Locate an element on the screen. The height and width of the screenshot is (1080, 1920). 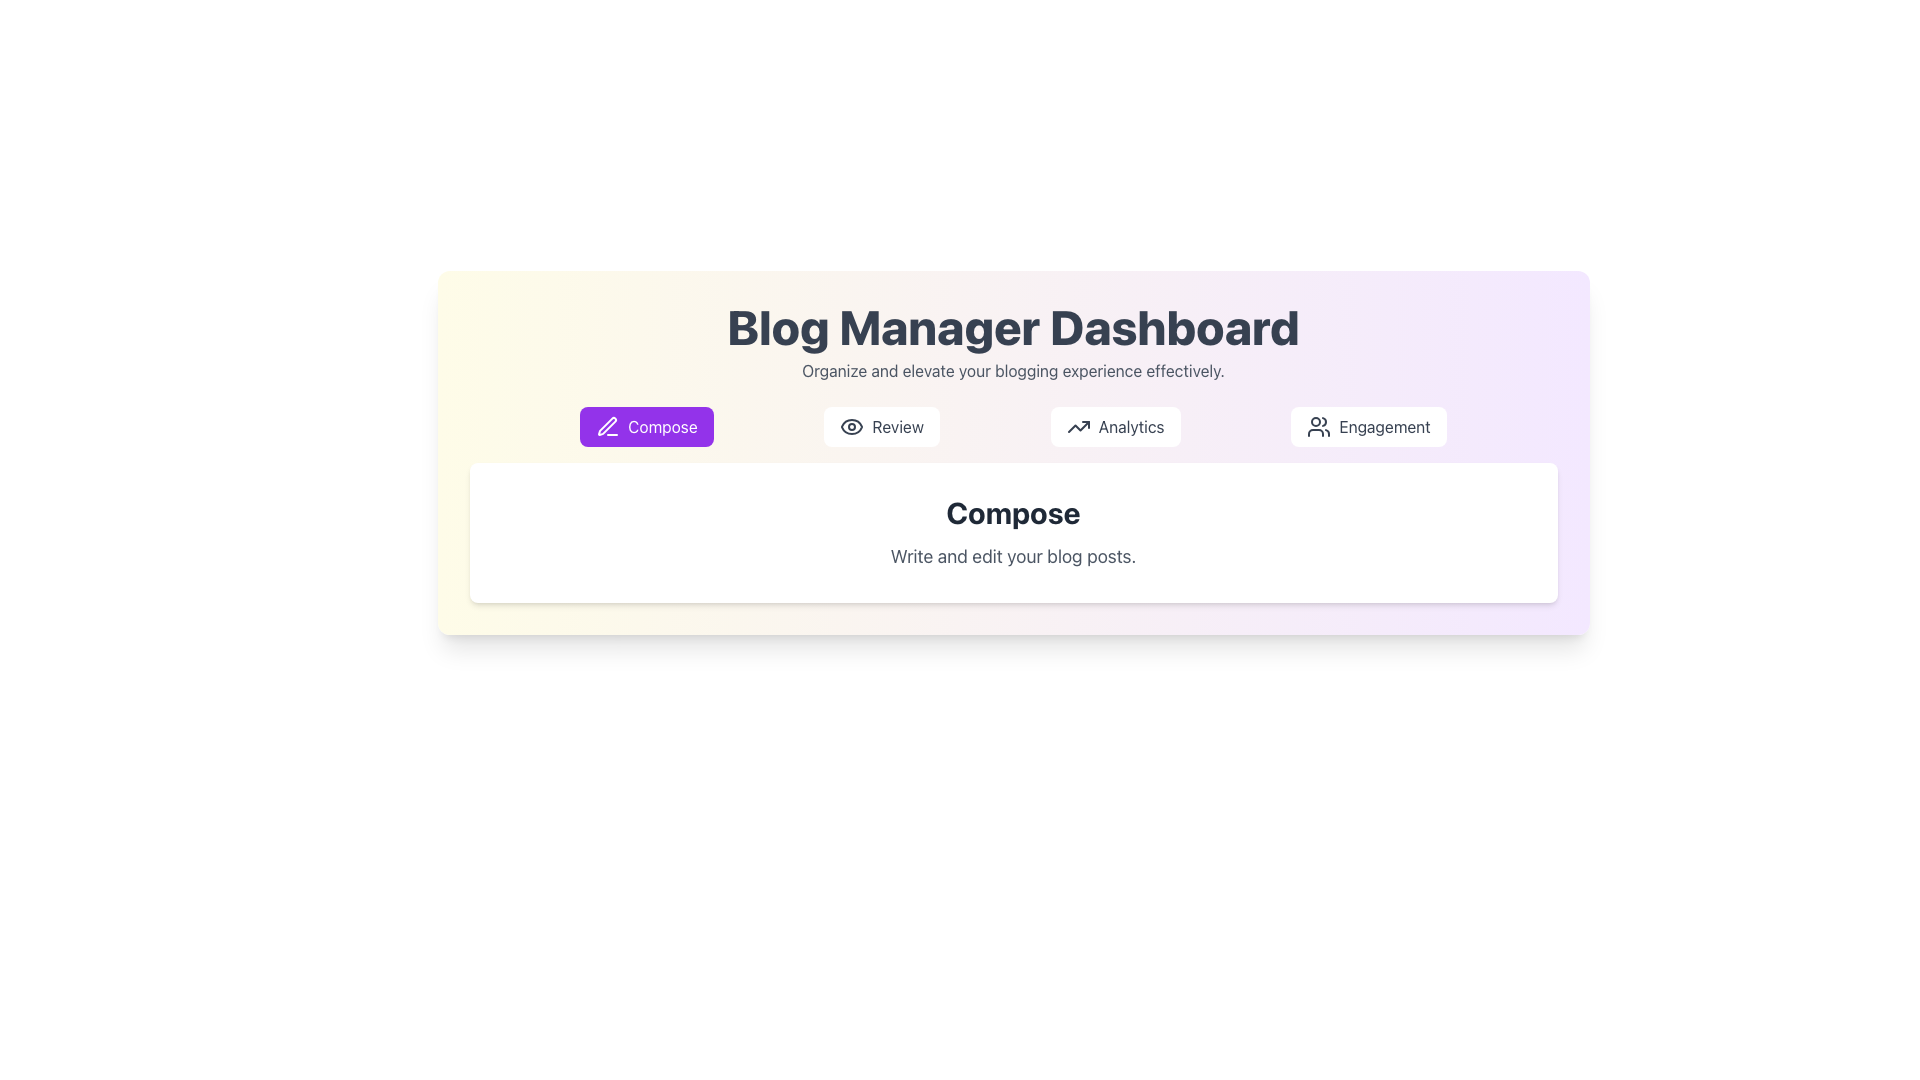
static informational text that reads 'Organize and elevate your blogging experience effectively.' positioned below the header 'Blog Manager Dashboard.' is located at coordinates (1013, 370).